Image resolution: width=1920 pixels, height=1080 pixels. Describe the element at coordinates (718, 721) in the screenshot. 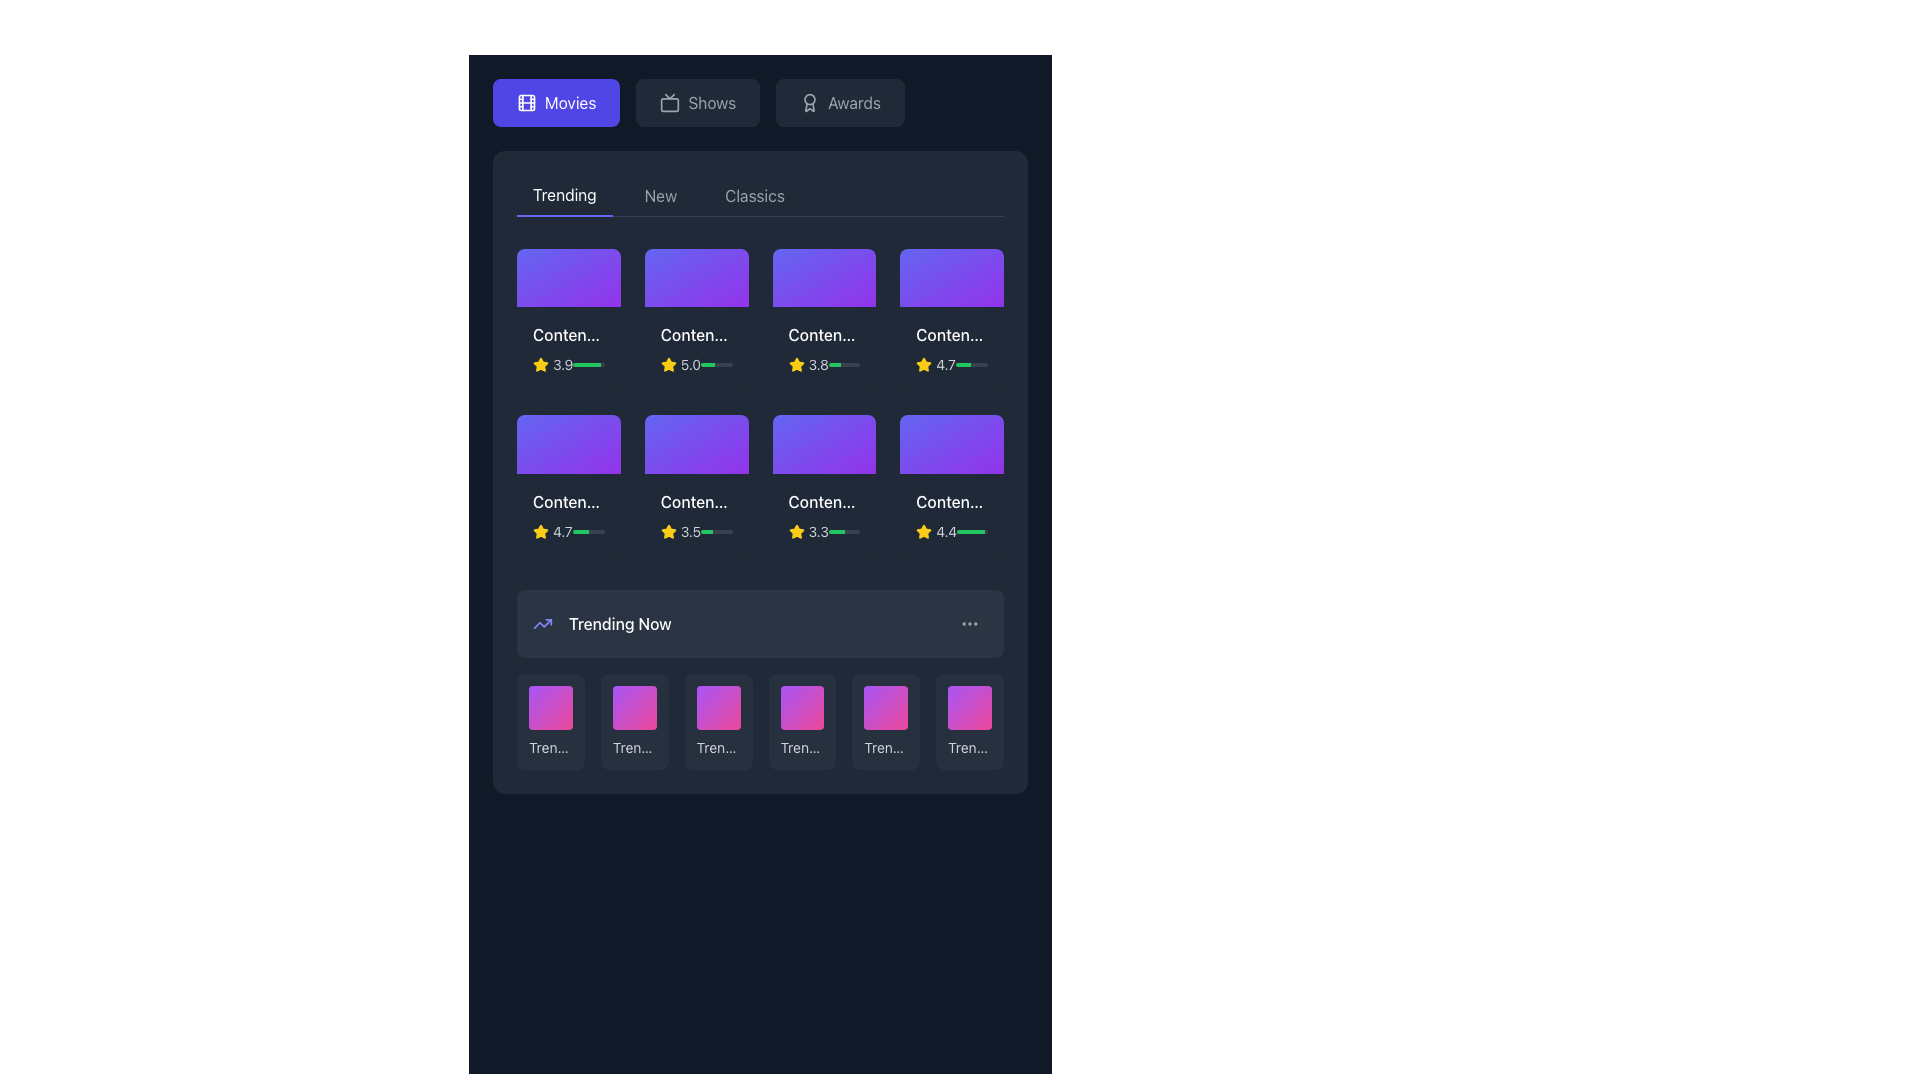

I see `the third item` at that location.